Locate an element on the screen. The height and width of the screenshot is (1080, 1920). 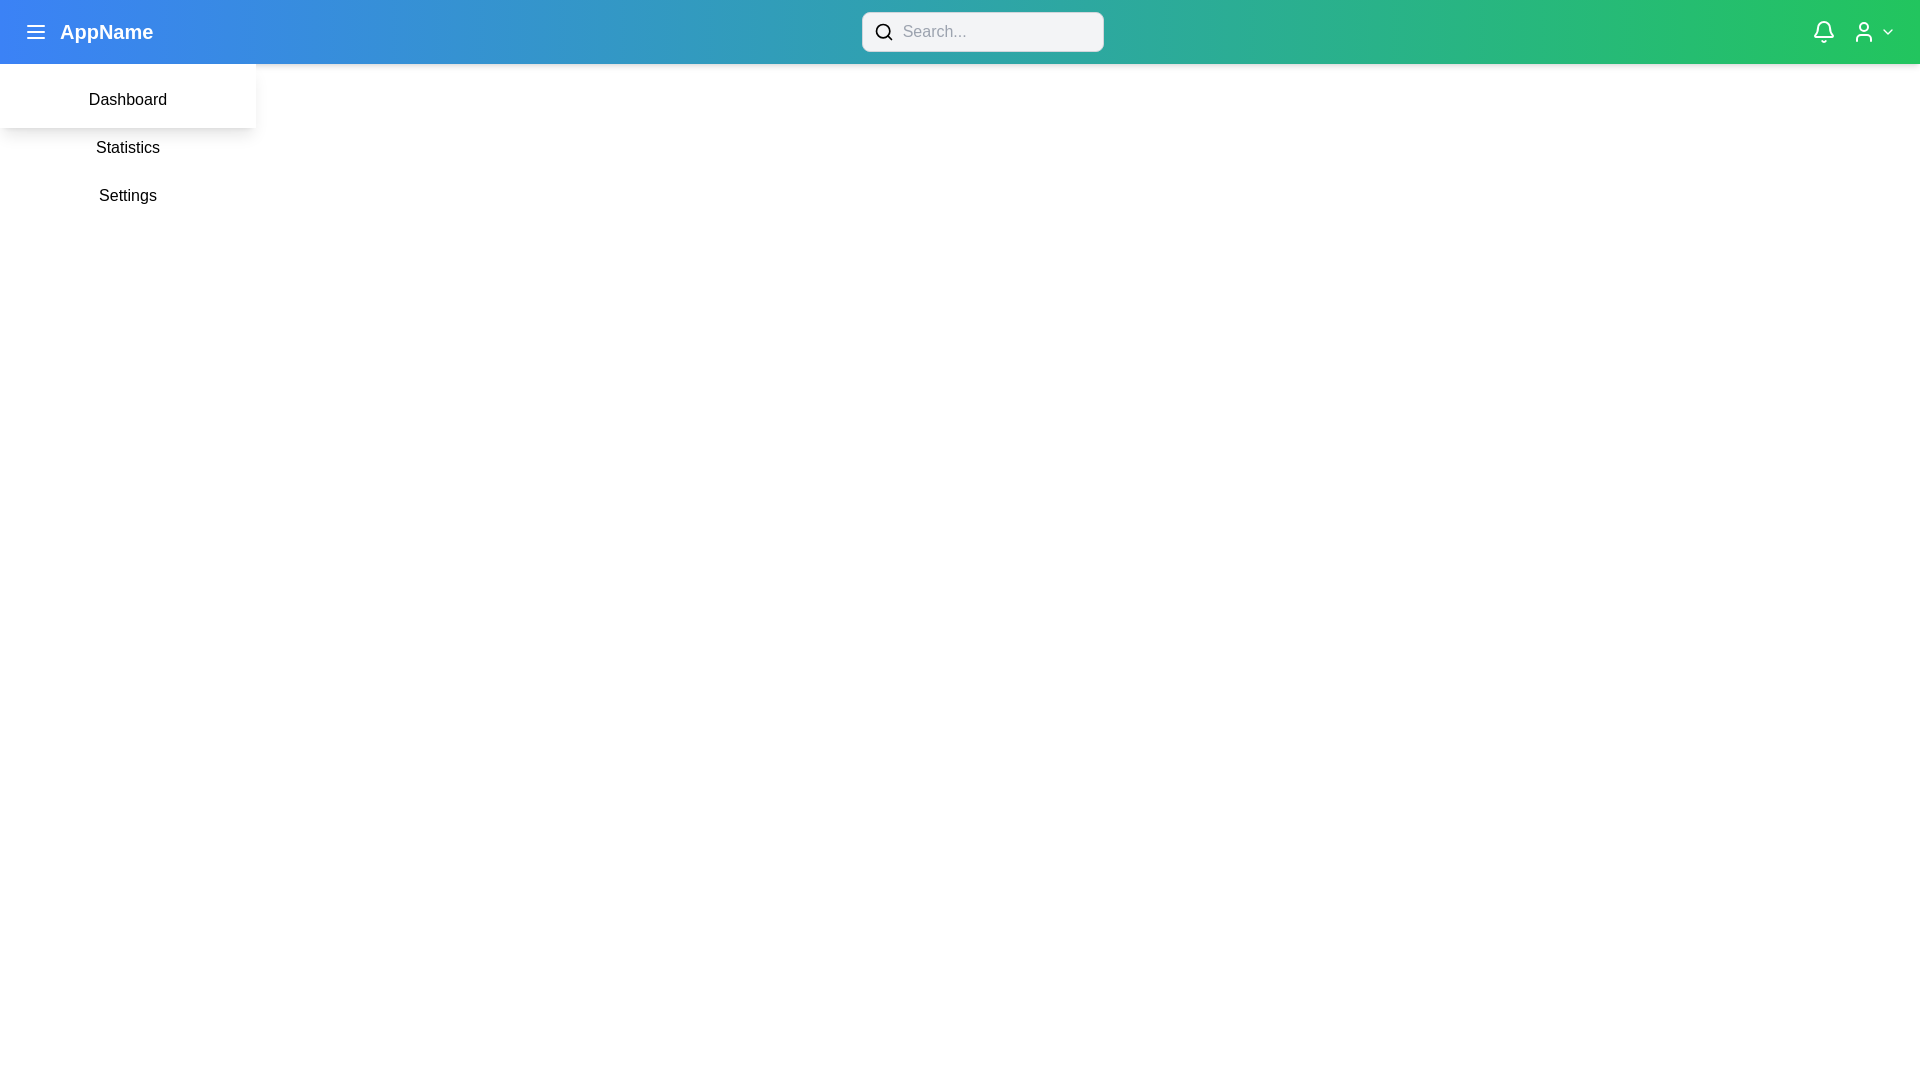
the upper part of the notification bell icon located in the top-right corner of the application bar, which is represented as a vector graphic within an SVG is located at coordinates (1824, 29).